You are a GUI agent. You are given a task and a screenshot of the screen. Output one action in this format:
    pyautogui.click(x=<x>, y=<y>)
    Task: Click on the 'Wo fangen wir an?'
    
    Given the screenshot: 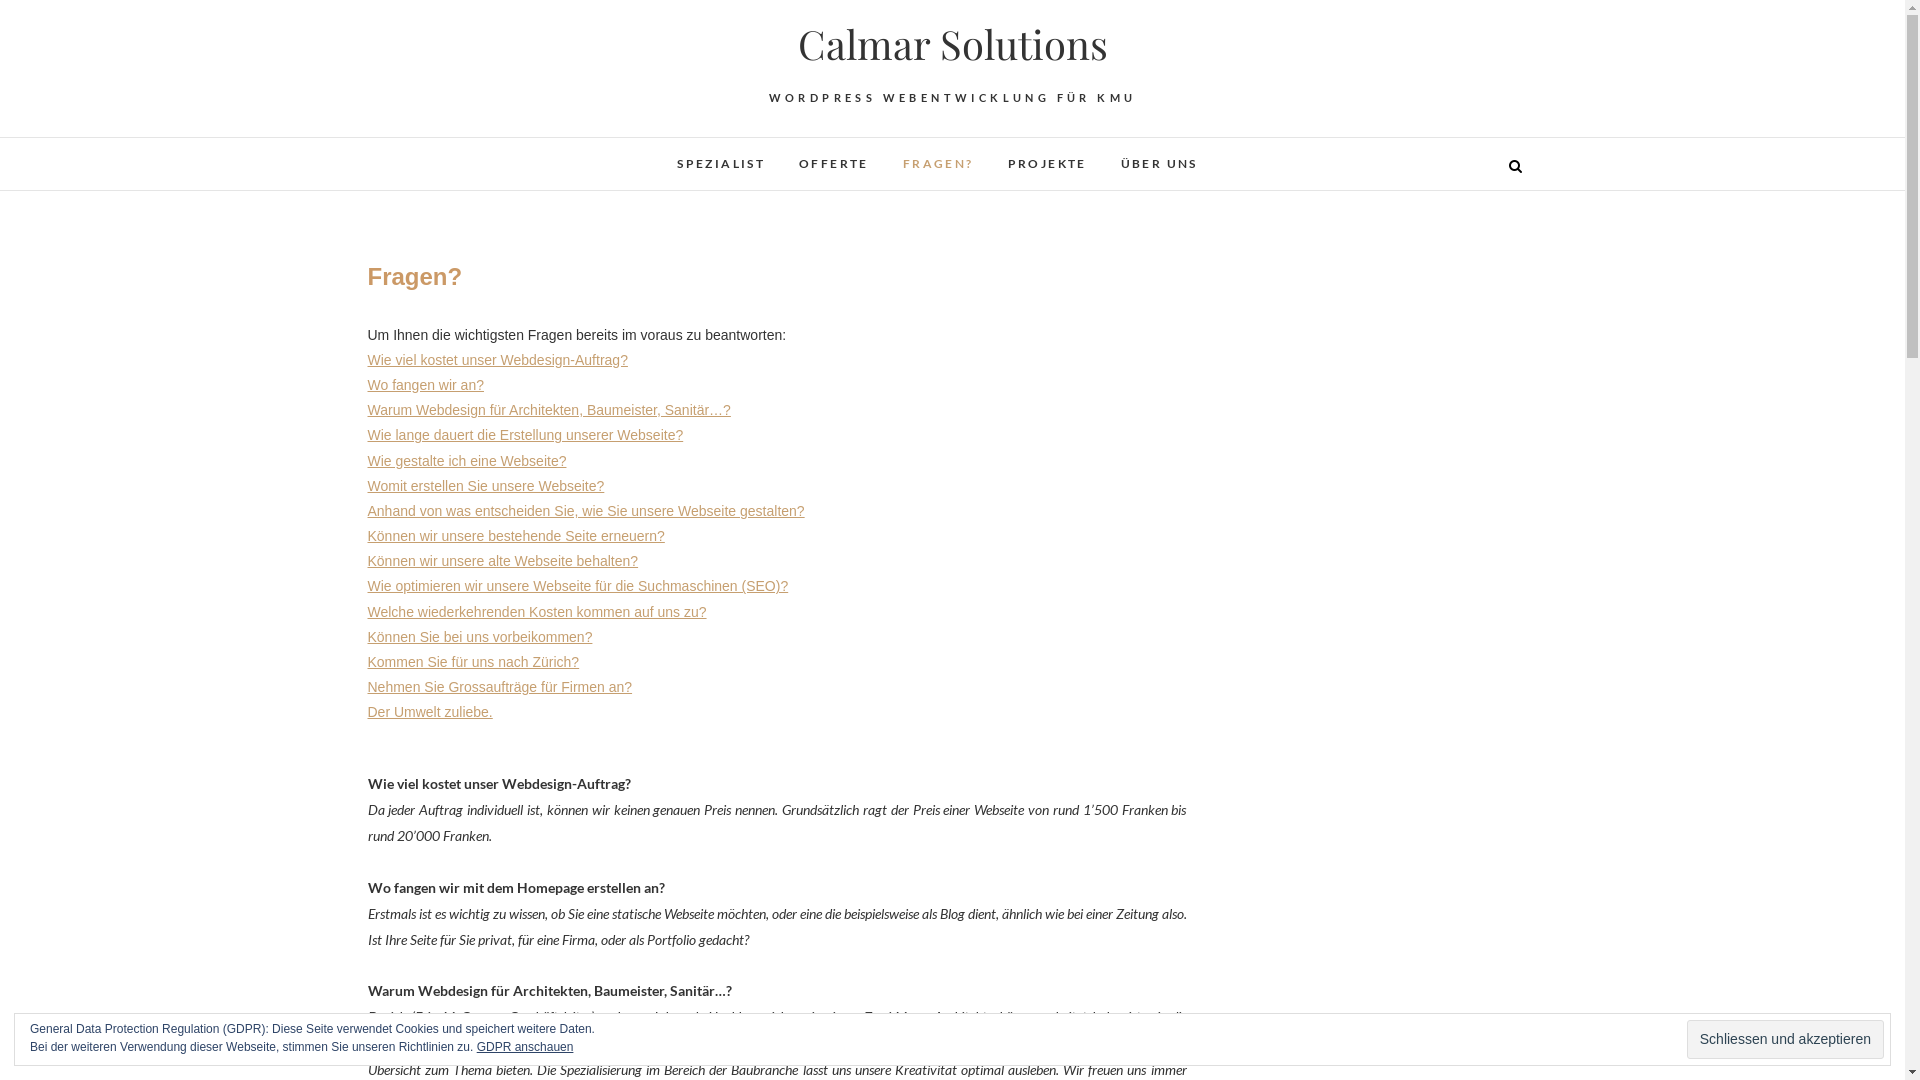 What is the action you would take?
    pyautogui.click(x=425, y=385)
    